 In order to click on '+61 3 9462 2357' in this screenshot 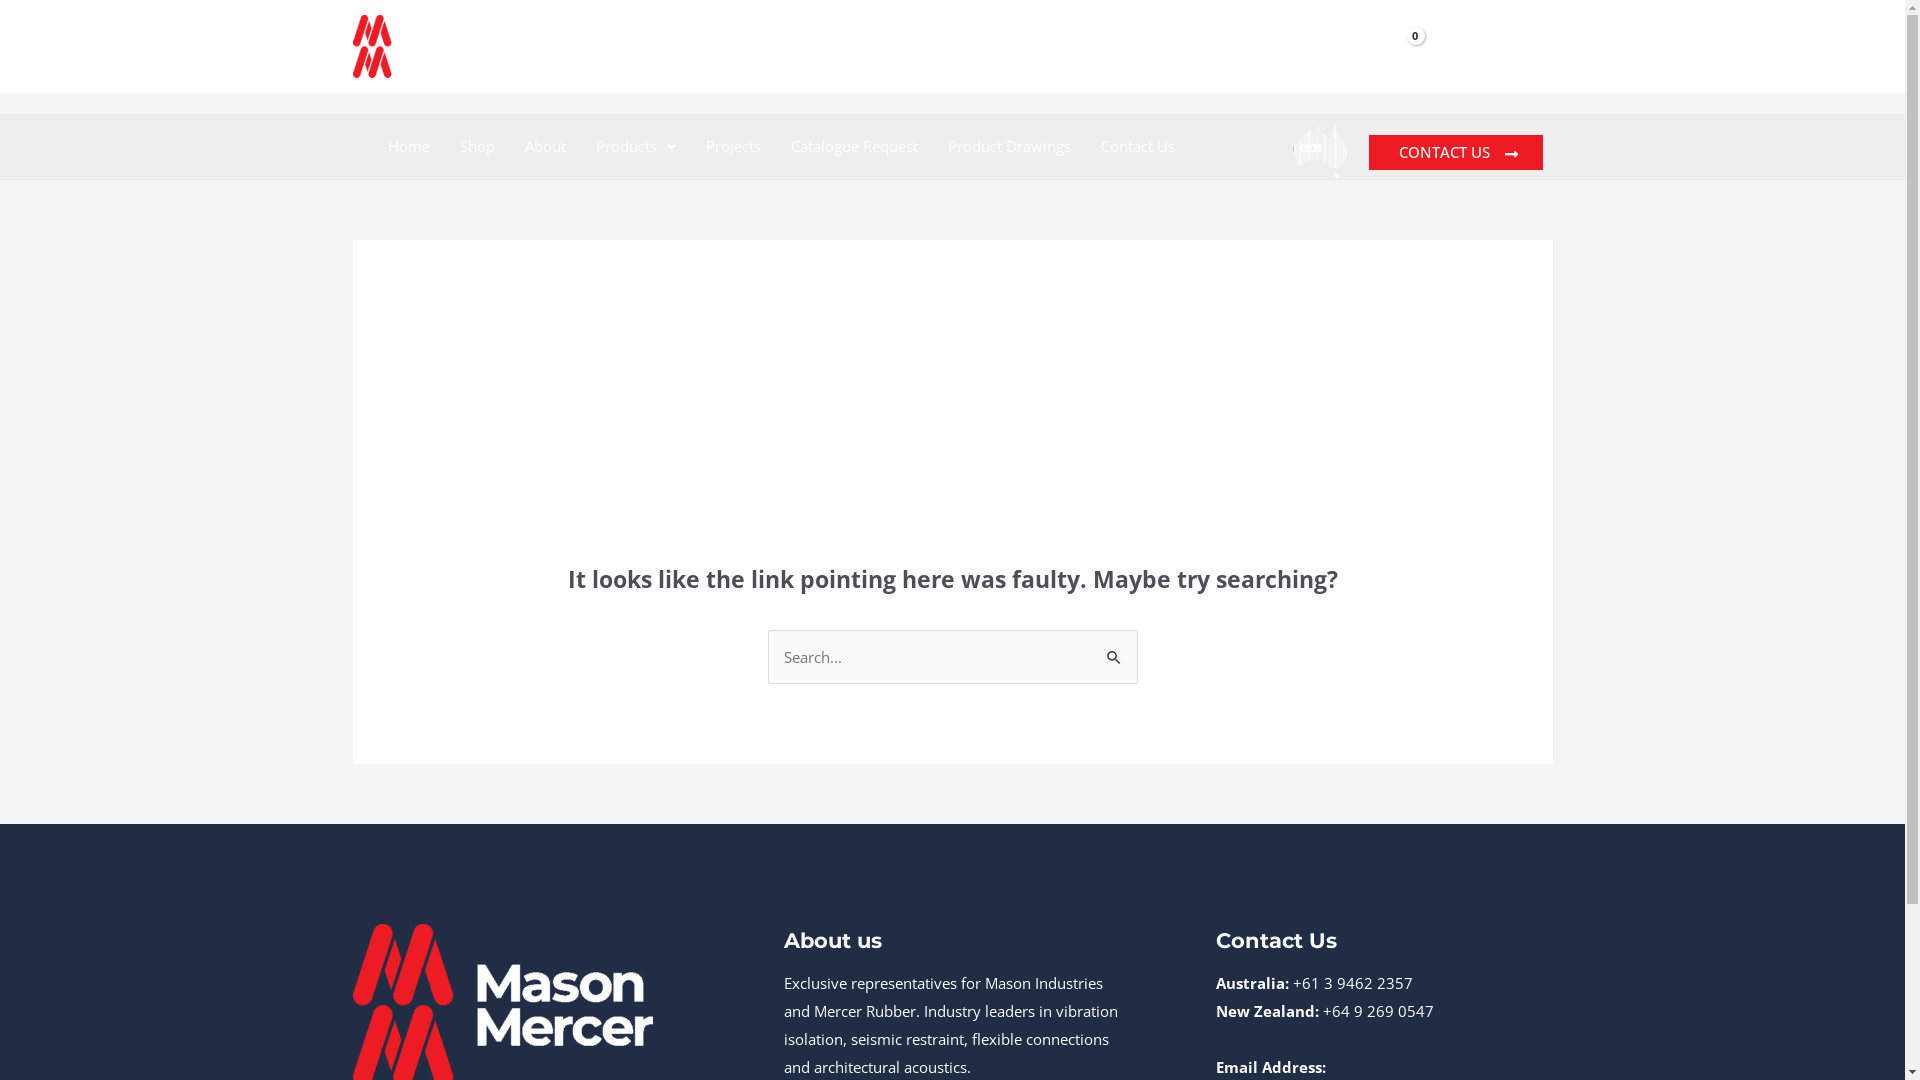, I will do `click(1353, 982)`.